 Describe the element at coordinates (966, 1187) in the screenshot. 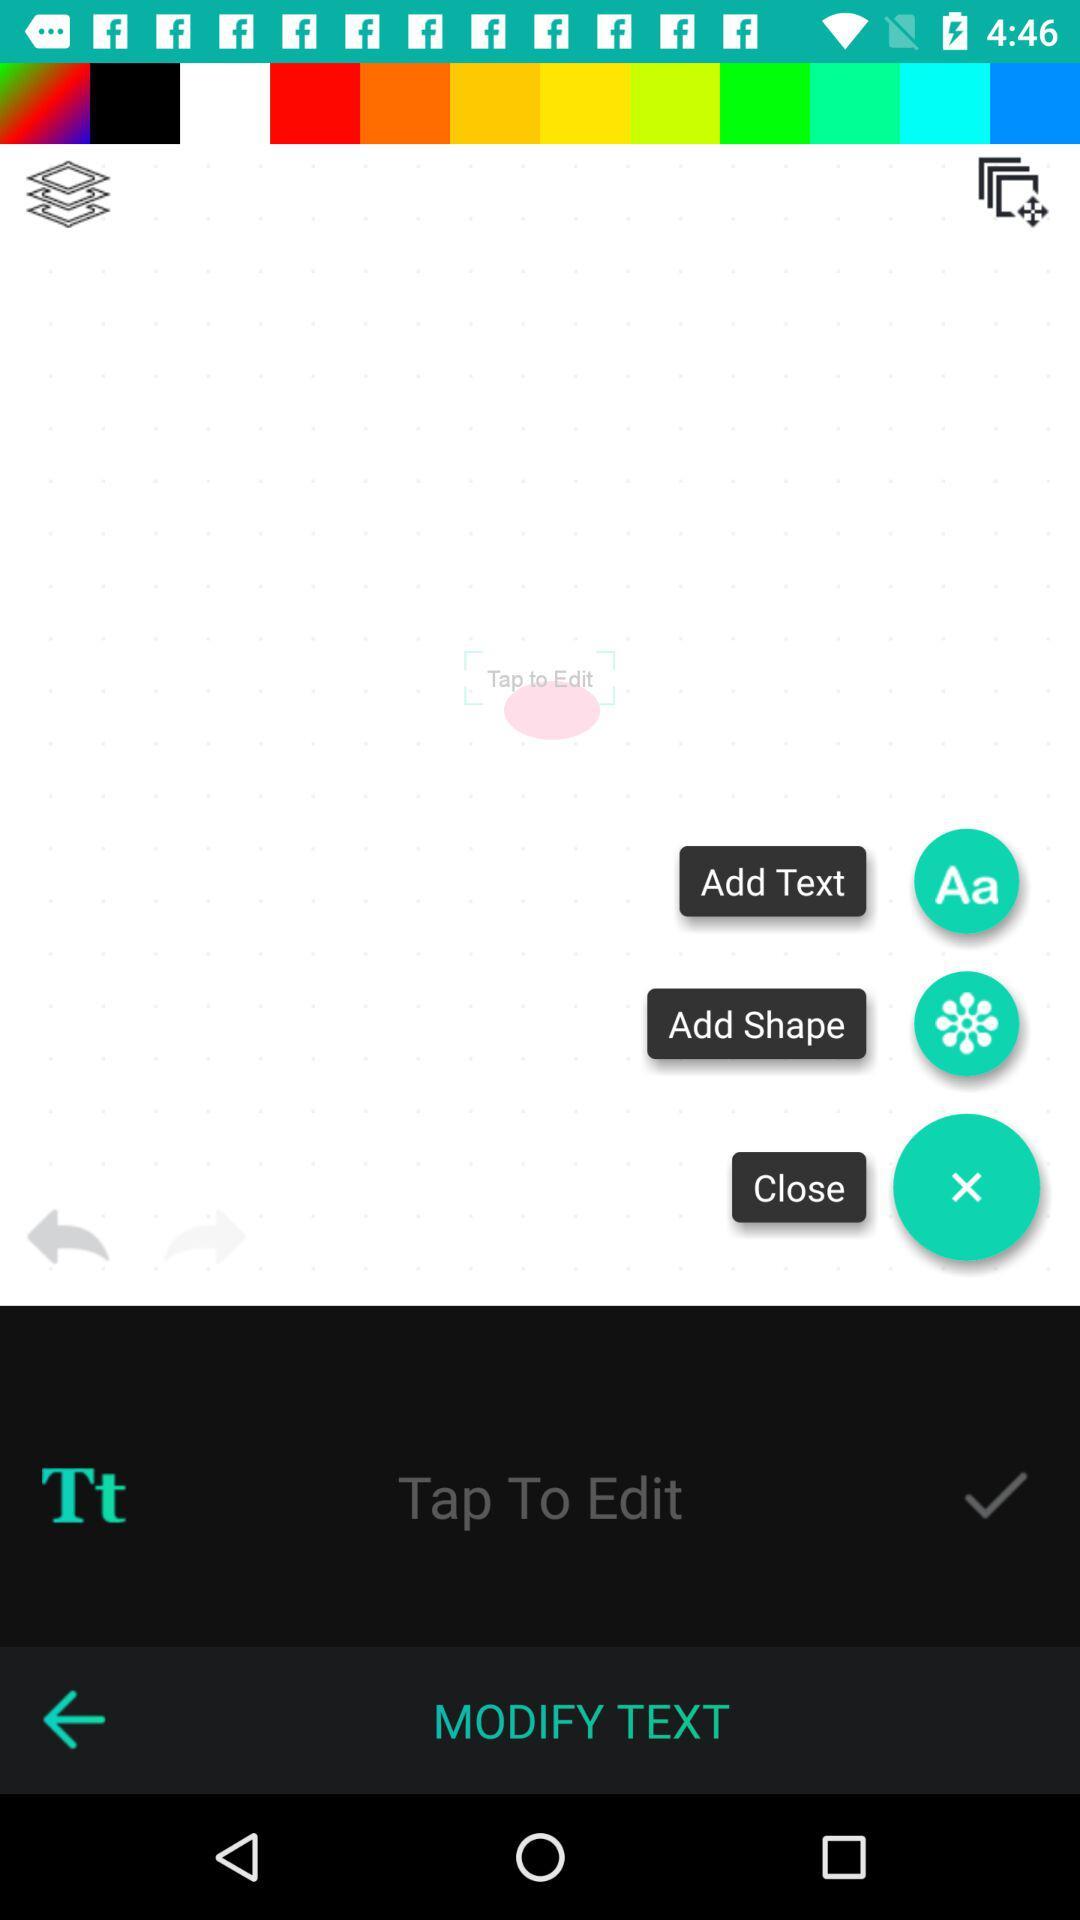

I see `the close icon` at that location.